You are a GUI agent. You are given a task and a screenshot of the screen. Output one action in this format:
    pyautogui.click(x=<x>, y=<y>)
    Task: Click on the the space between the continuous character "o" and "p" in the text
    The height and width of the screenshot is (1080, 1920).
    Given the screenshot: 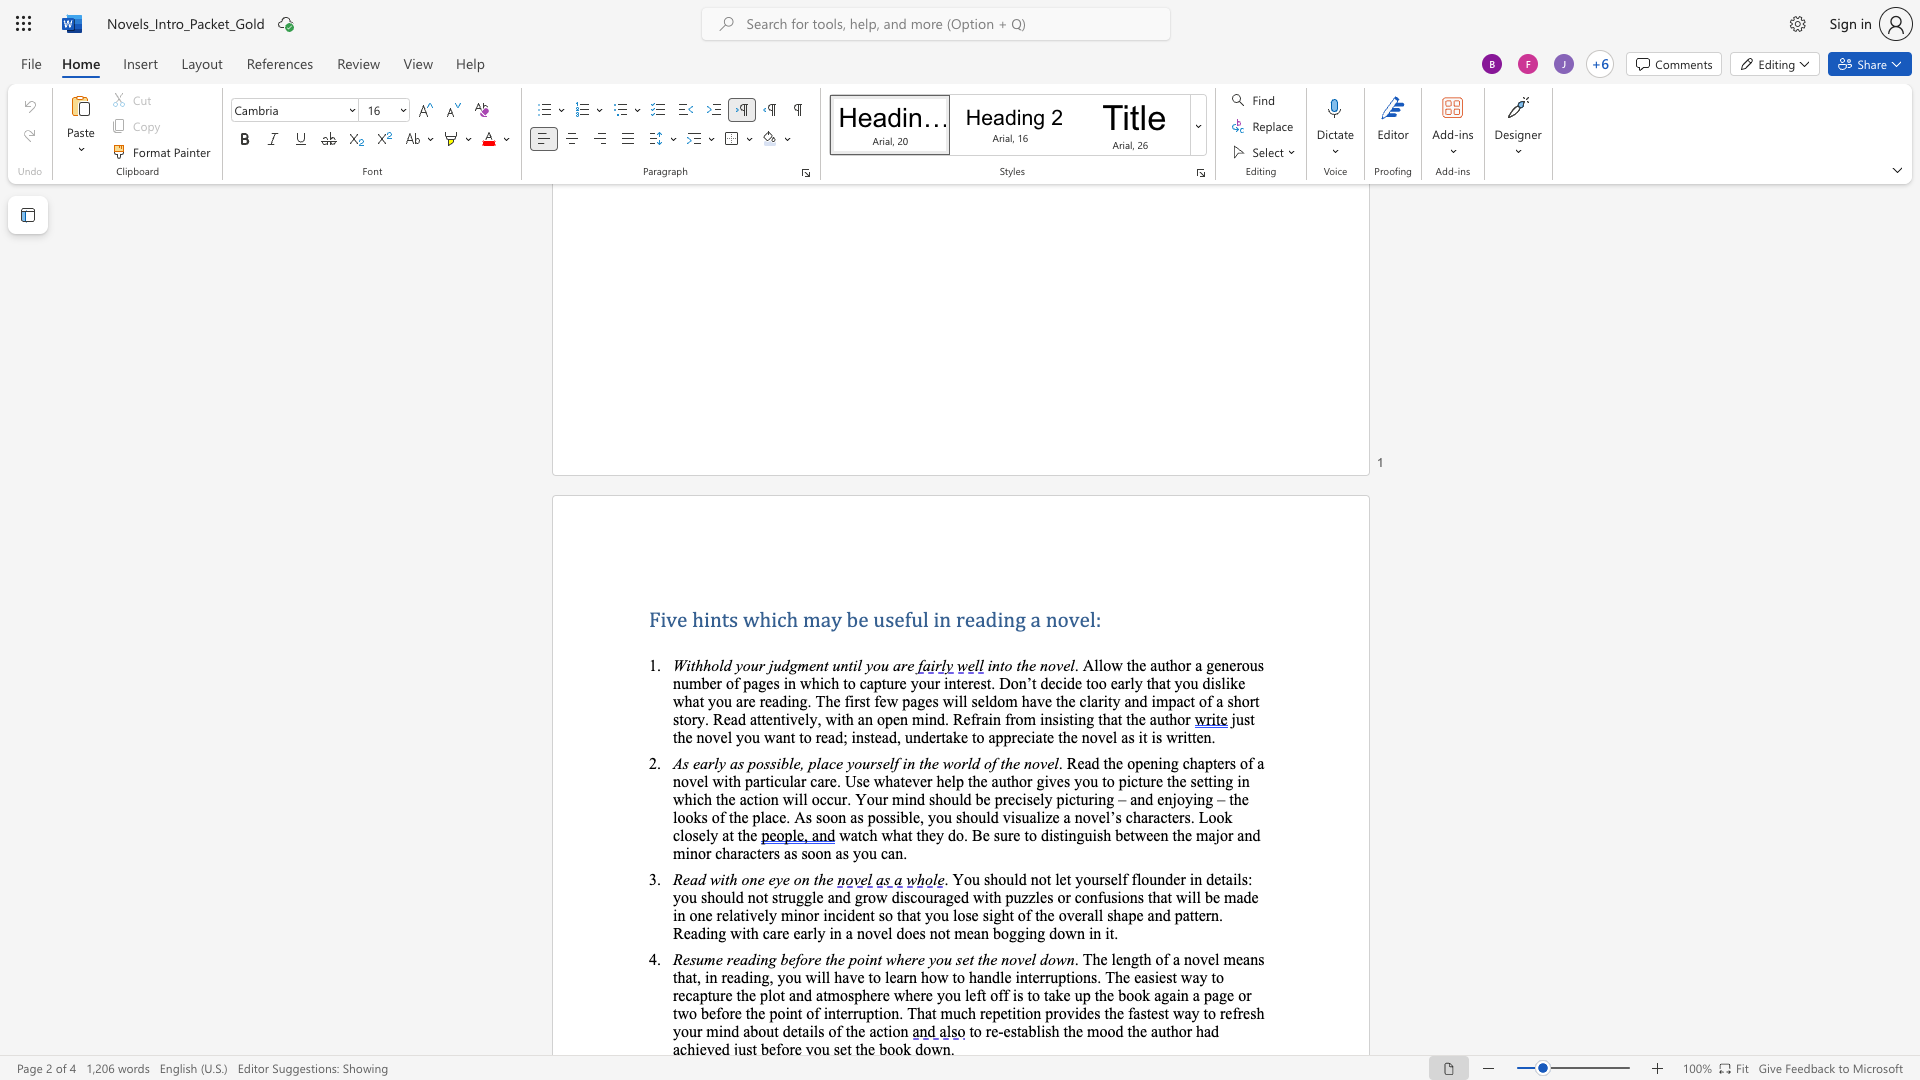 What is the action you would take?
    pyautogui.click(x=883, y=718)
    